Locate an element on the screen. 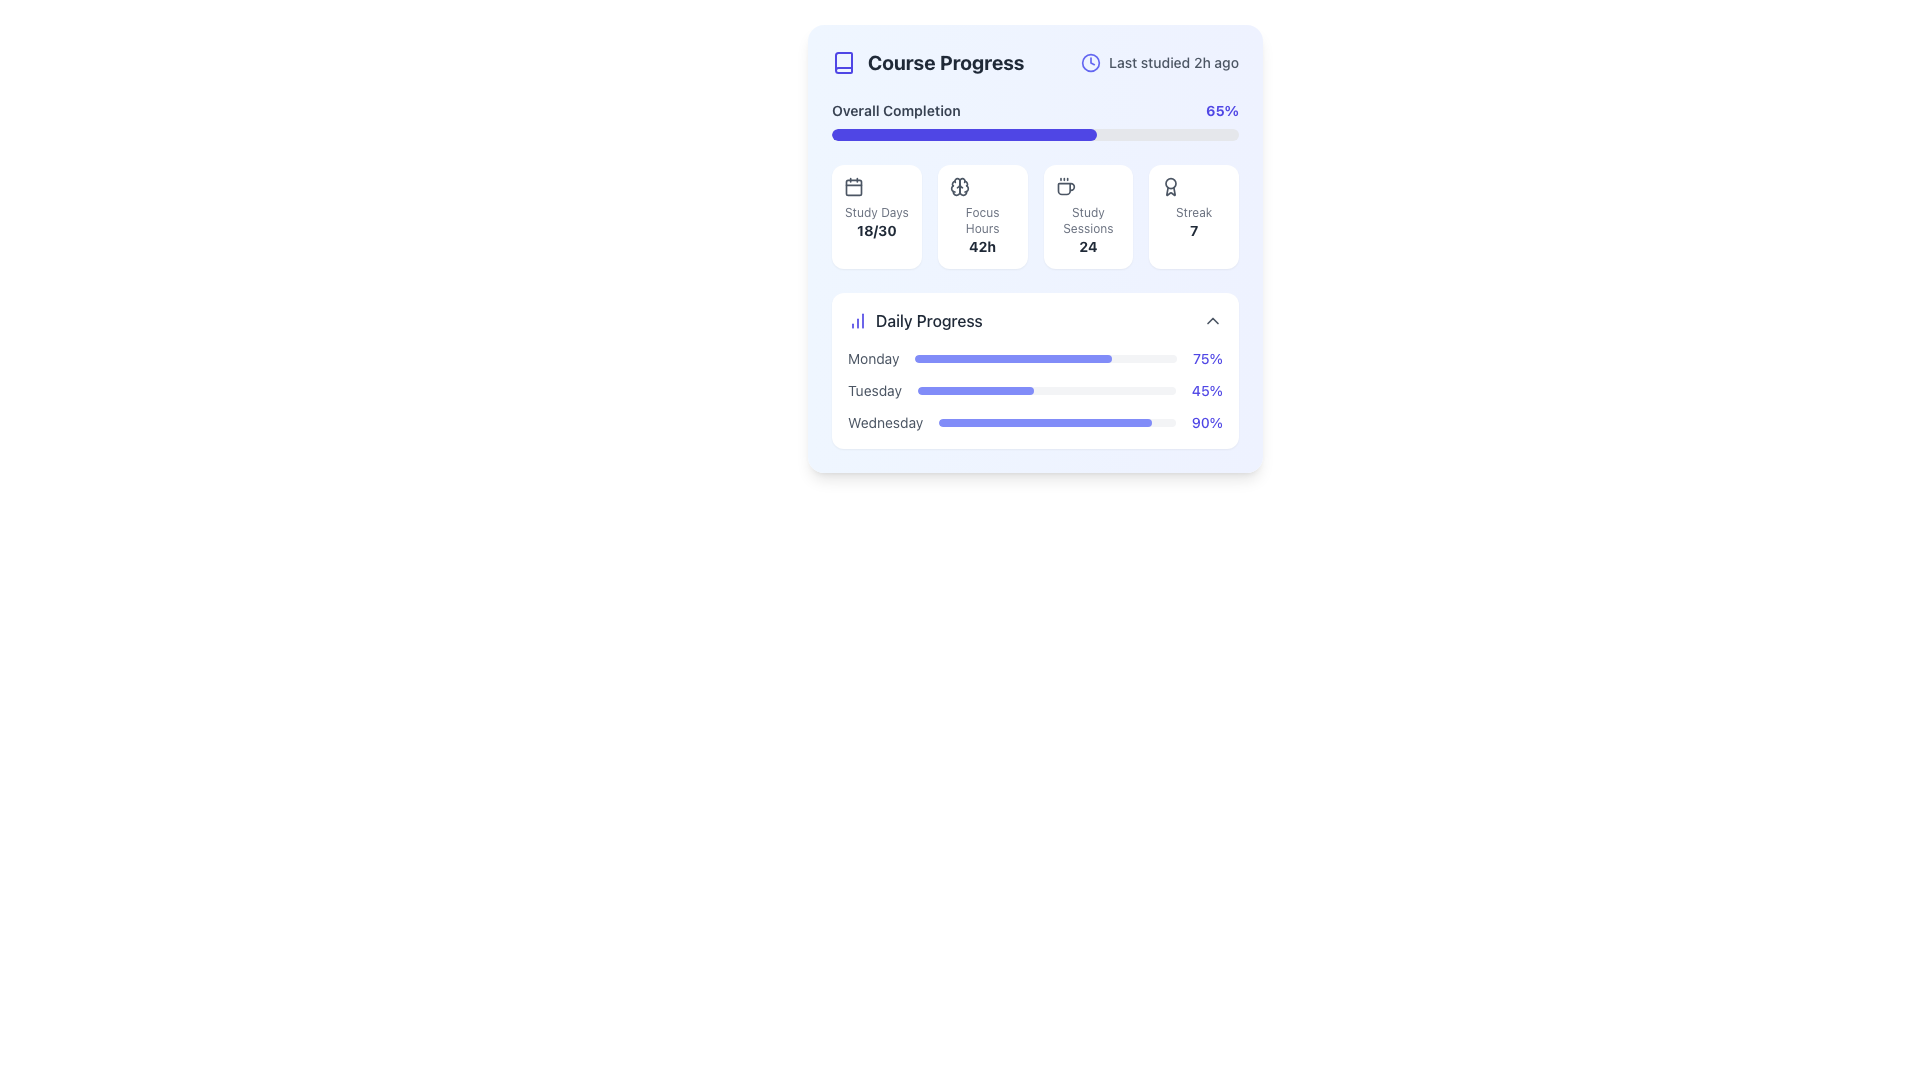 Image resolution: width=1920 pixels, height=1080 pixels. the blue clock icon SVG located at the top right corner of the 'Course Progress' card, which precedes the text 'Last studied 2h ago' is located at coordinates (1089, 61).